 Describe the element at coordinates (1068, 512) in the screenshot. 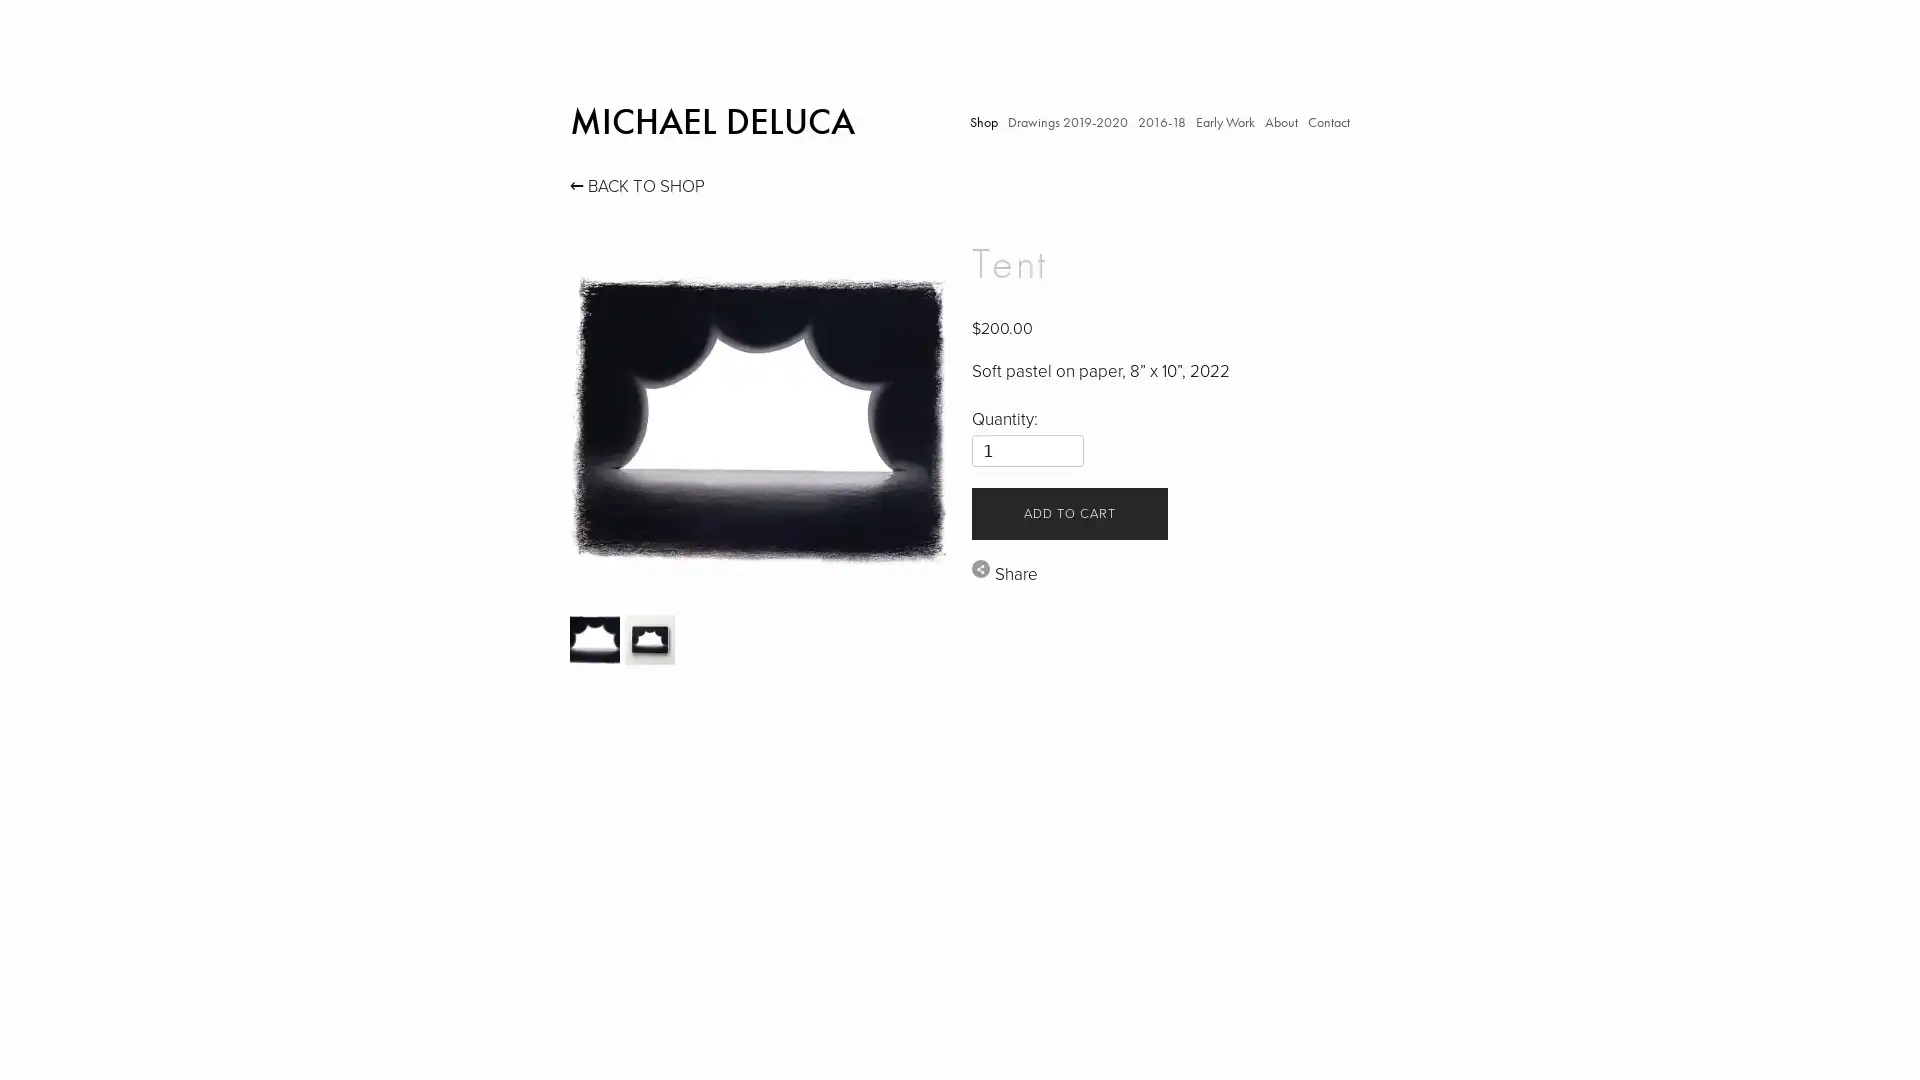

I see `ADD TO CART` at that location.